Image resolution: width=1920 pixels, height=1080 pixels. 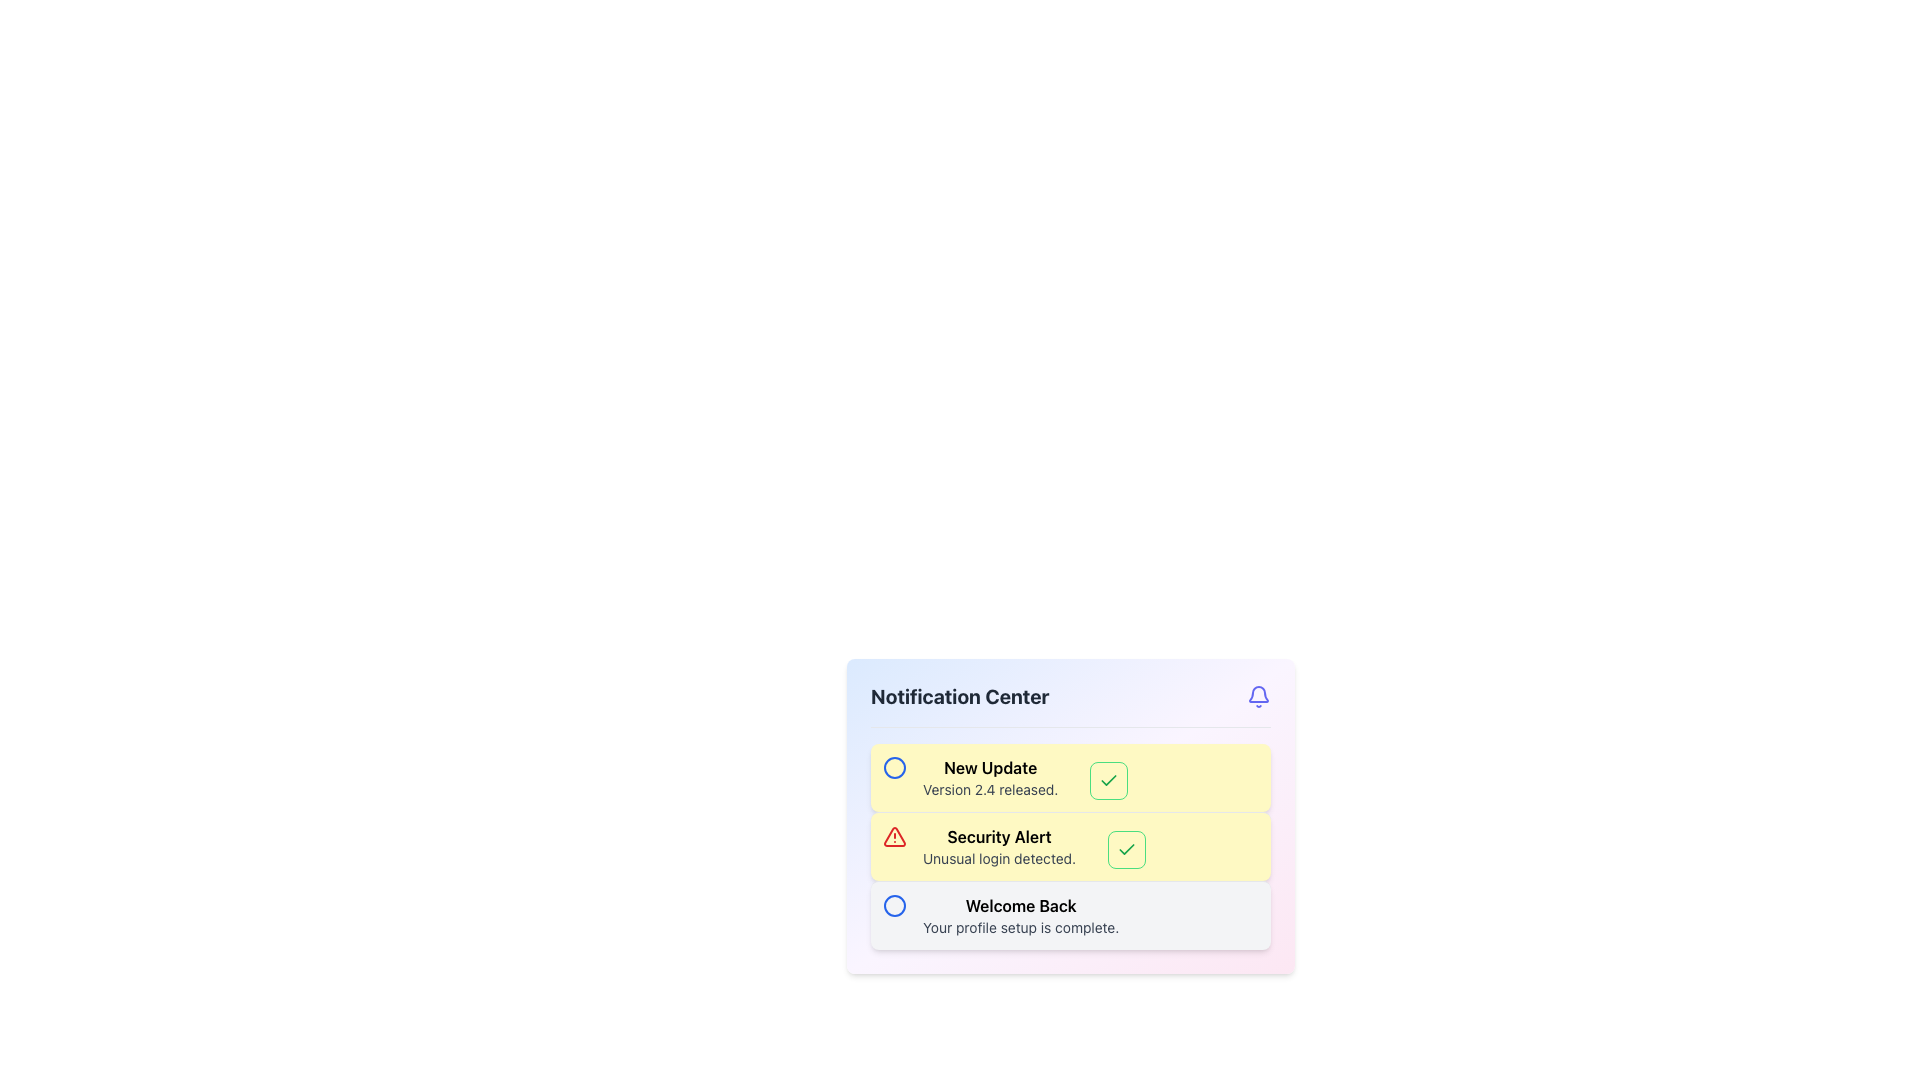 What do you see at coordinates (1021, 915) in the screenshot?
I see `the text notification informing the user that their profile setup process has been completed, located below the 'New Update' and 'Security Alert' notifications` at bounding box center [1021, 915].